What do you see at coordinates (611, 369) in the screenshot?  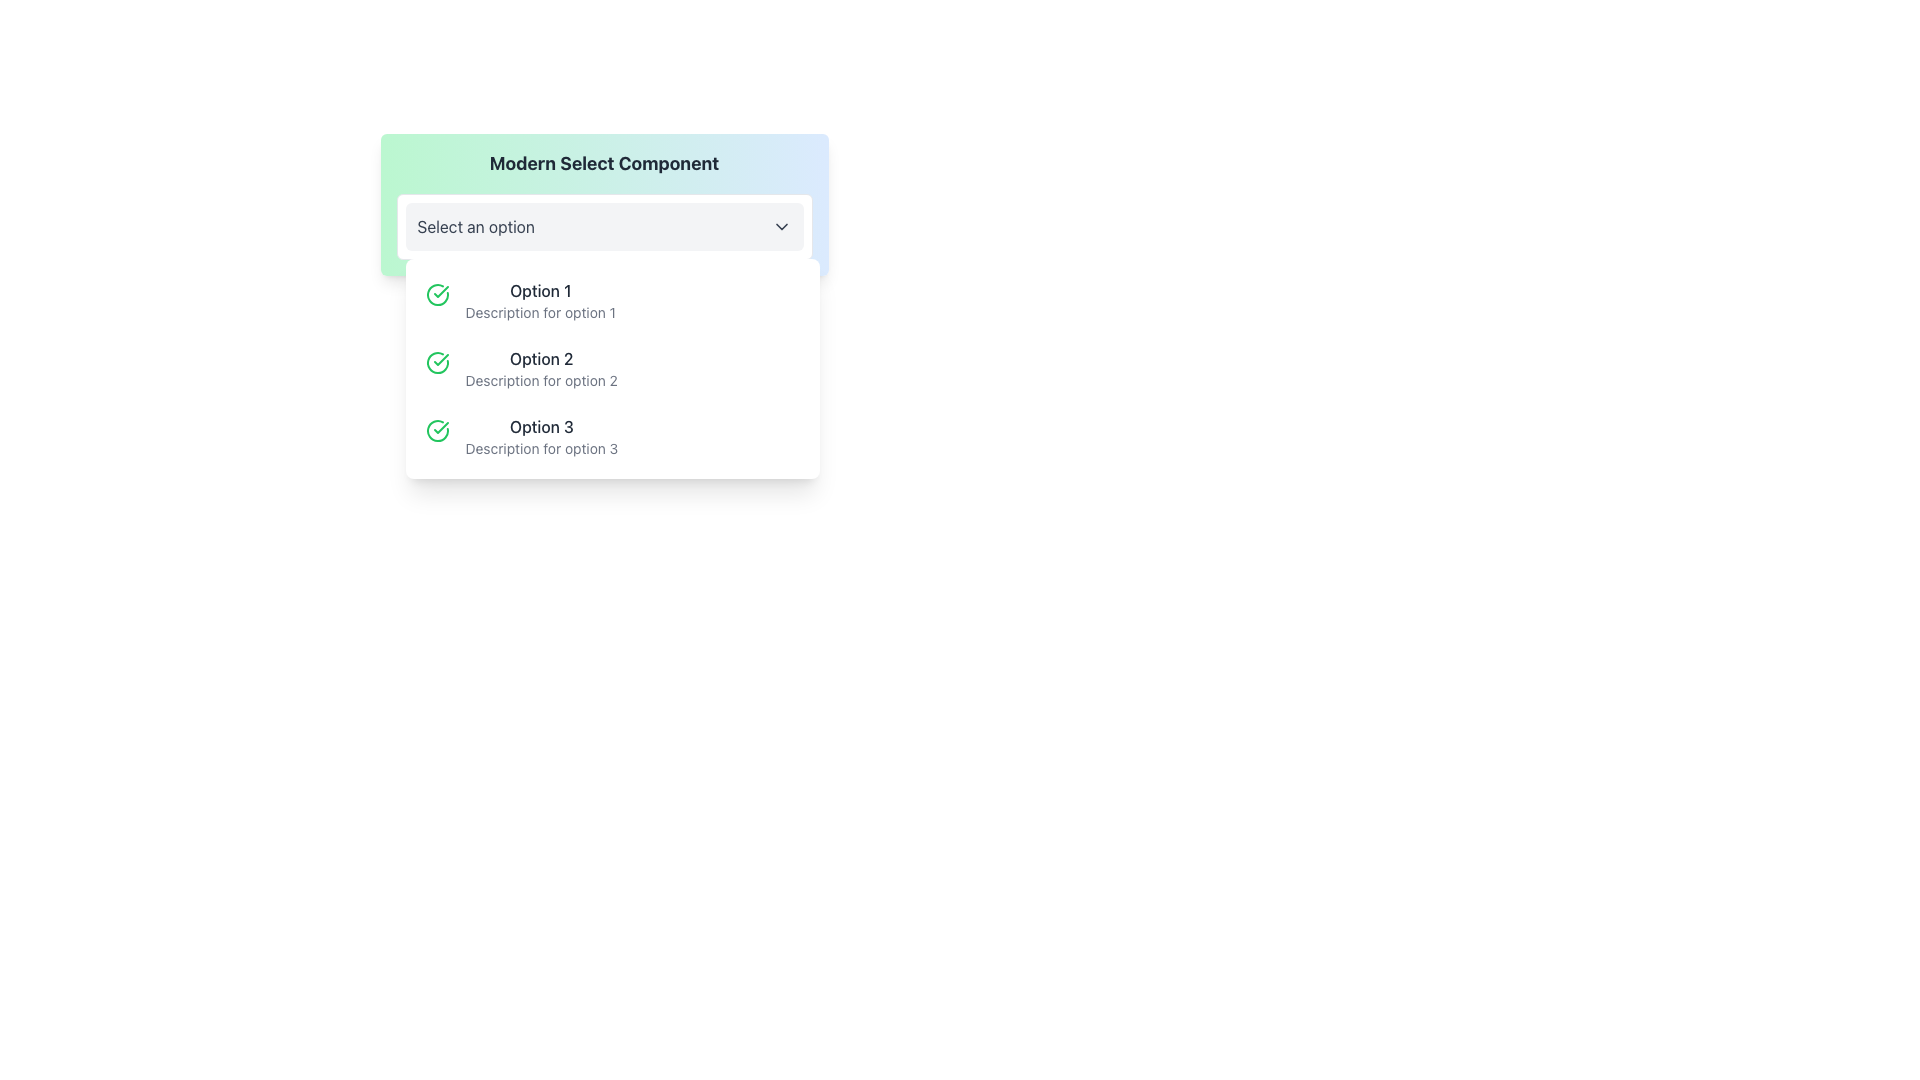 I see `the second item in the dropdown list, which is part of a Modern Select Component` at bounding box center [611, 369].